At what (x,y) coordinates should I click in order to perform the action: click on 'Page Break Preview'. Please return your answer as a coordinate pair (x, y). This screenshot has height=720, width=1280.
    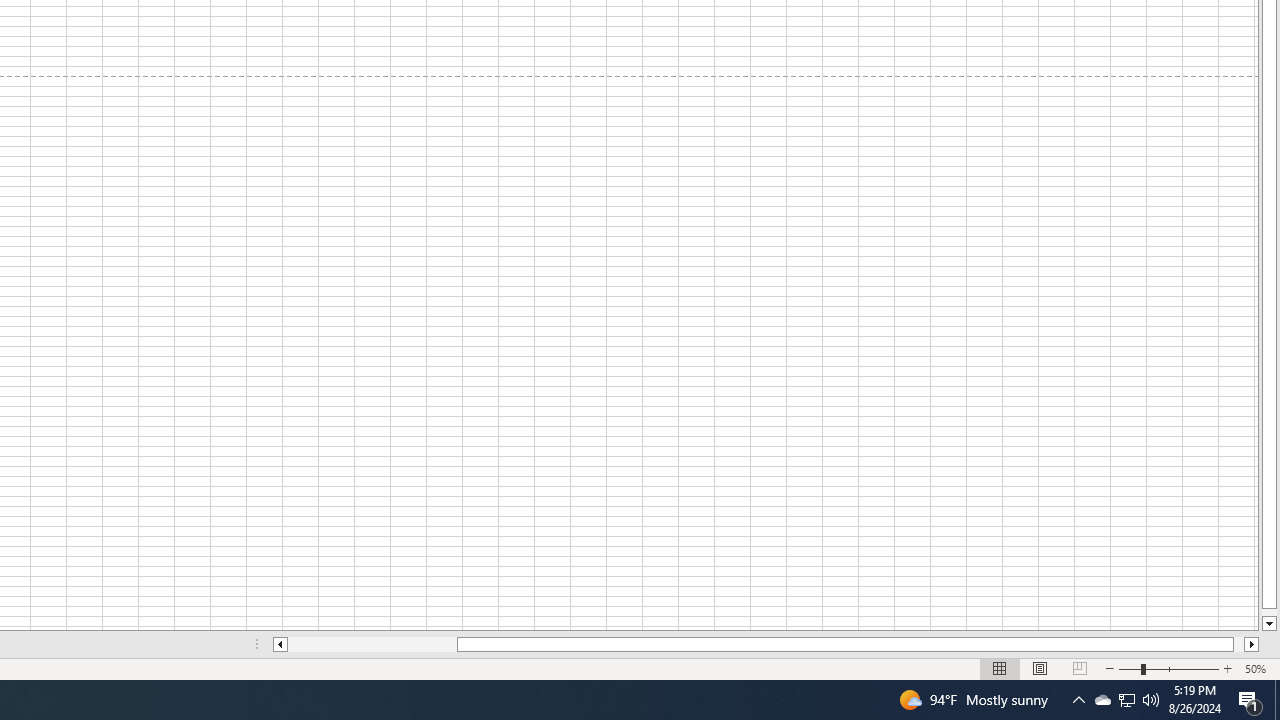
    Looking at the image, I should click on (1078, 669).